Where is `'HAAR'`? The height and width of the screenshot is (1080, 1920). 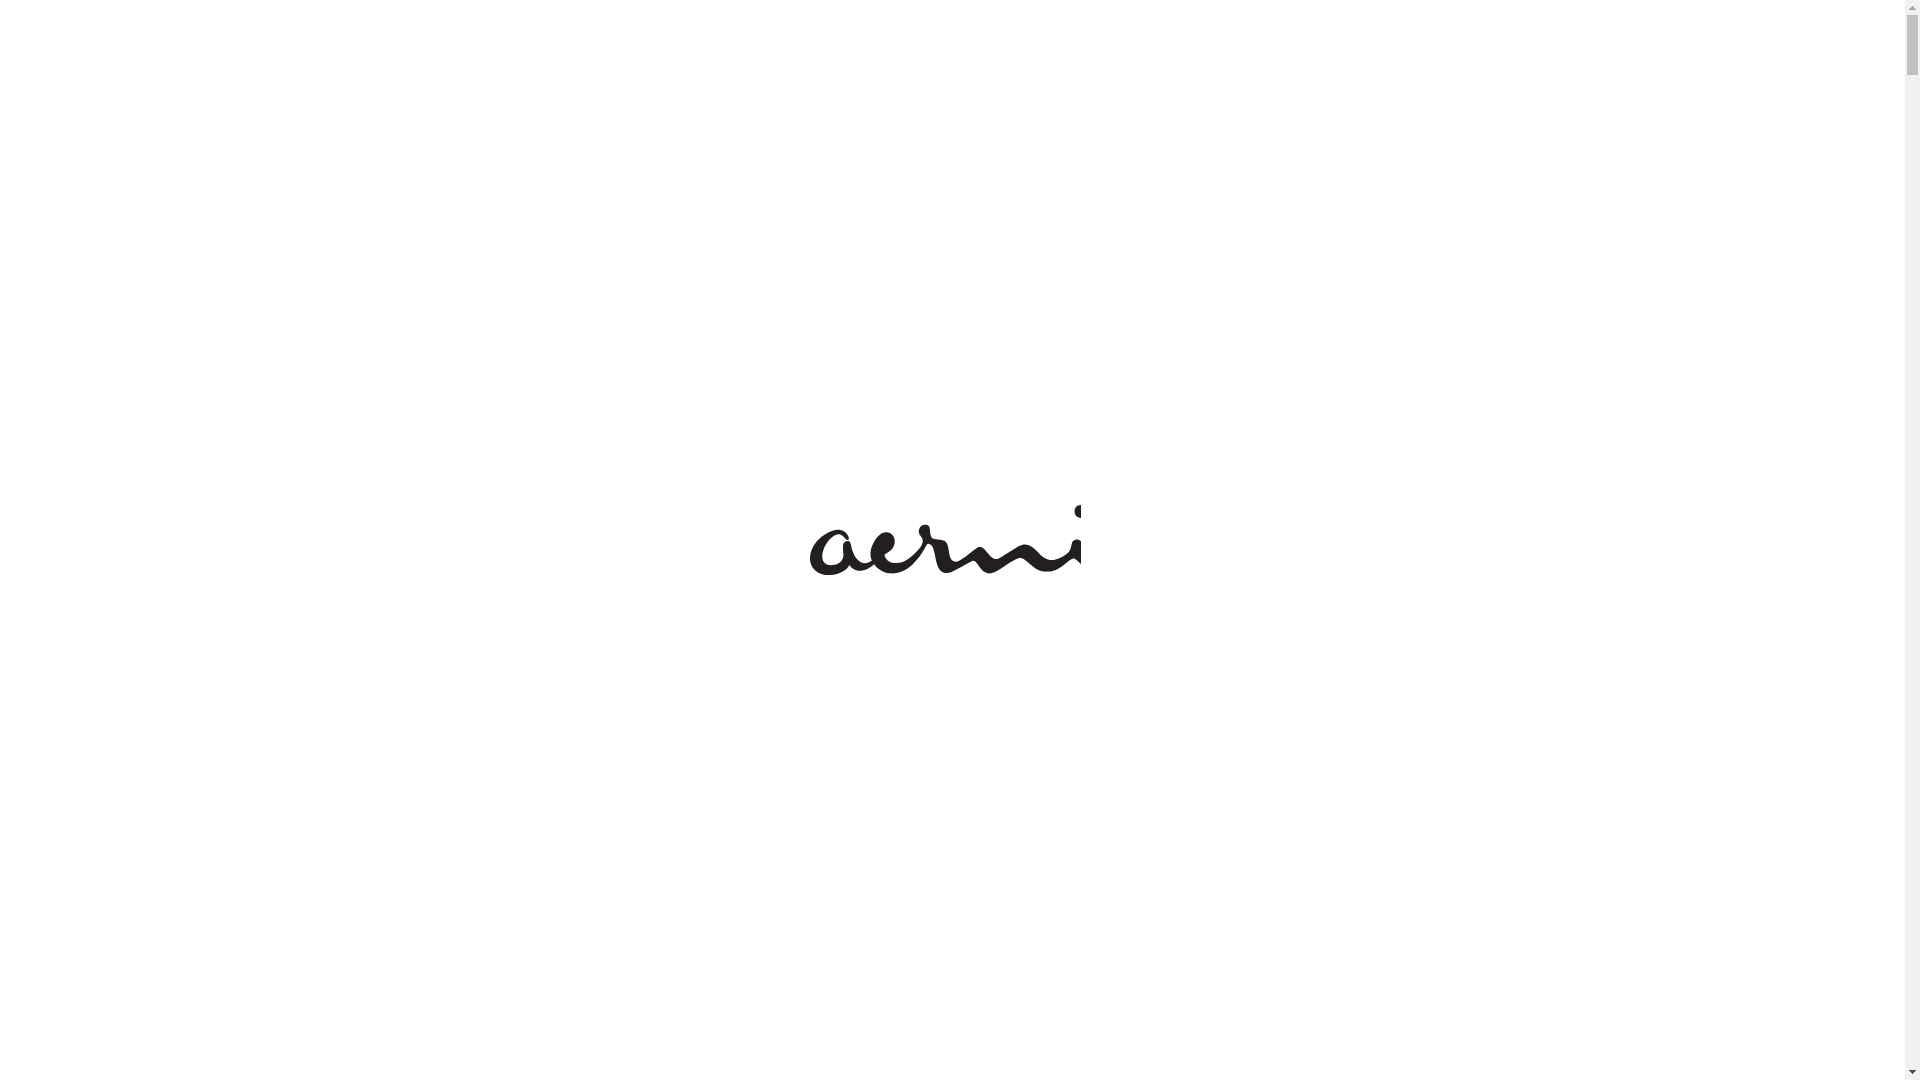
'HAAR' is located at coordinates (1331, 84).